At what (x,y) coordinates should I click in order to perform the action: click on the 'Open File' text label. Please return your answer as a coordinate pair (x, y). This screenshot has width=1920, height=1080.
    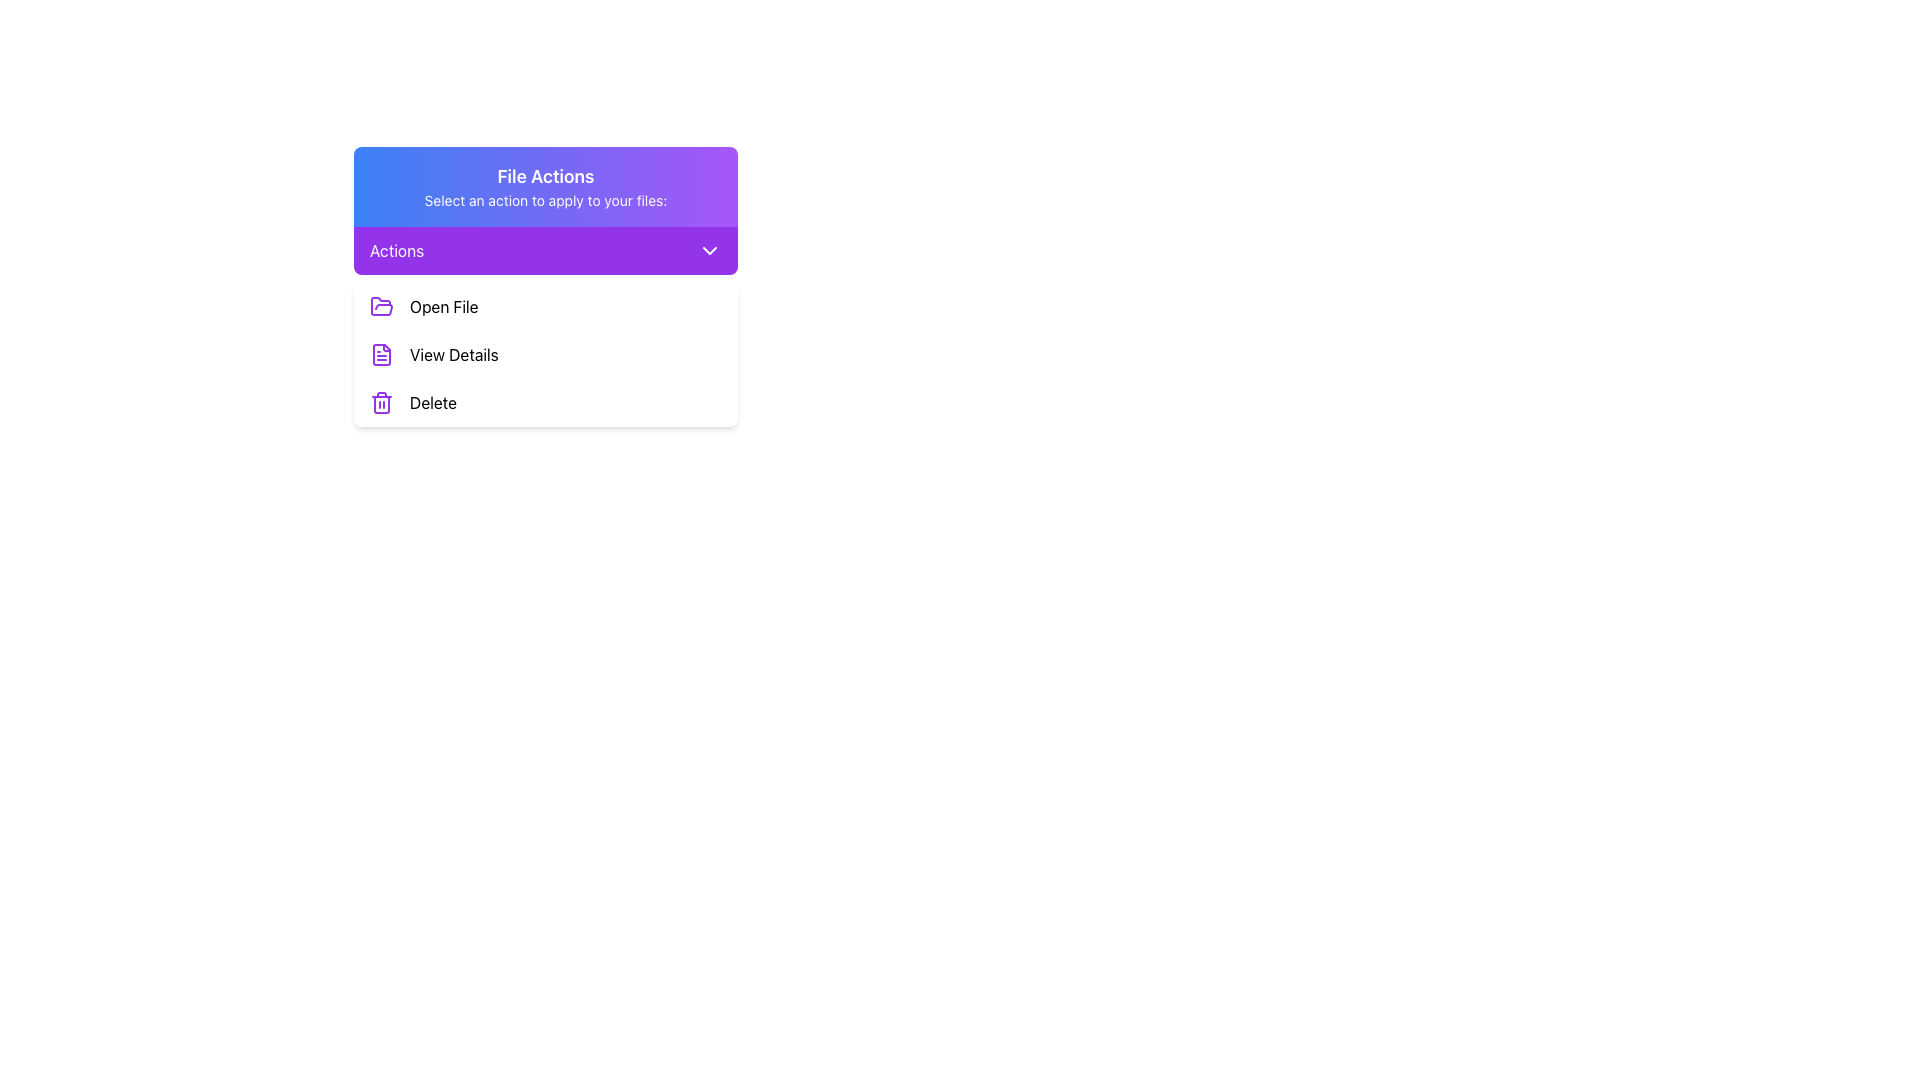
    Looking at the image, I should click on (443, 307).